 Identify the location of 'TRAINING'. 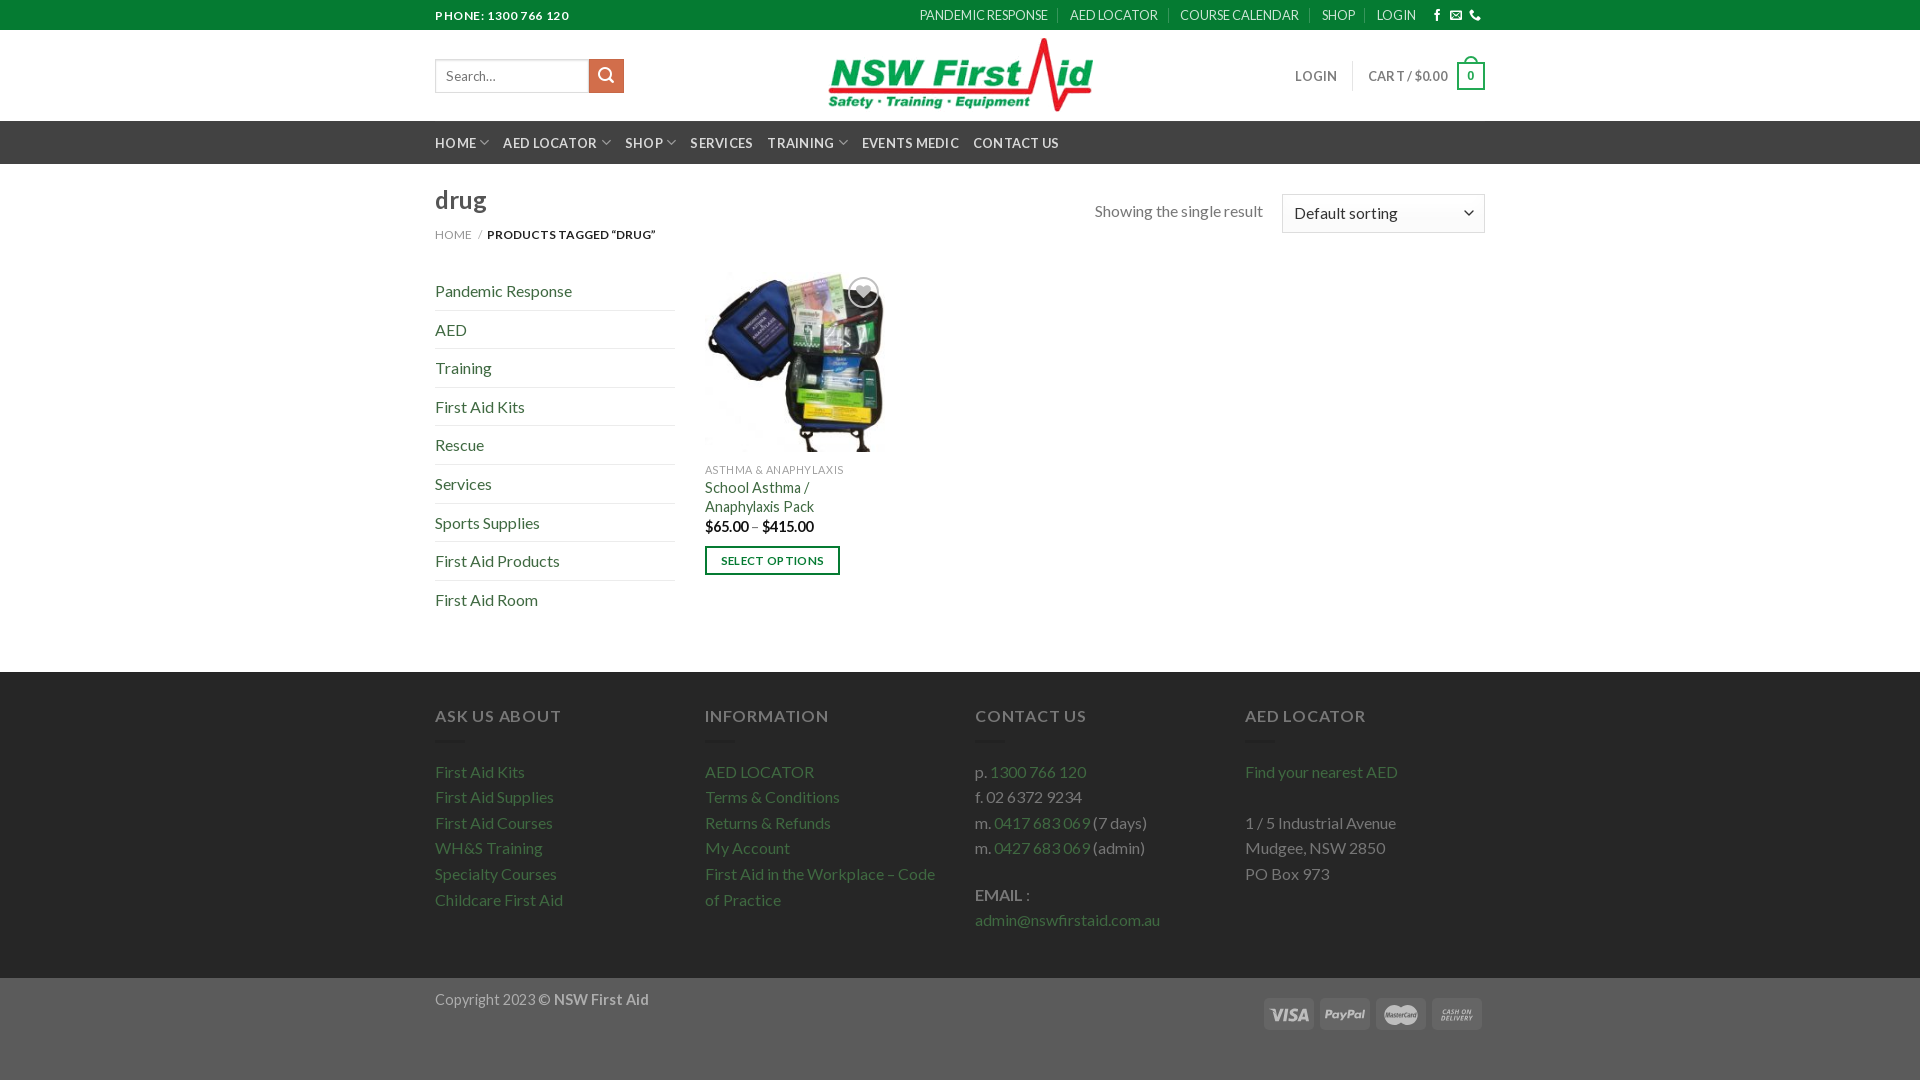
(766, 141).